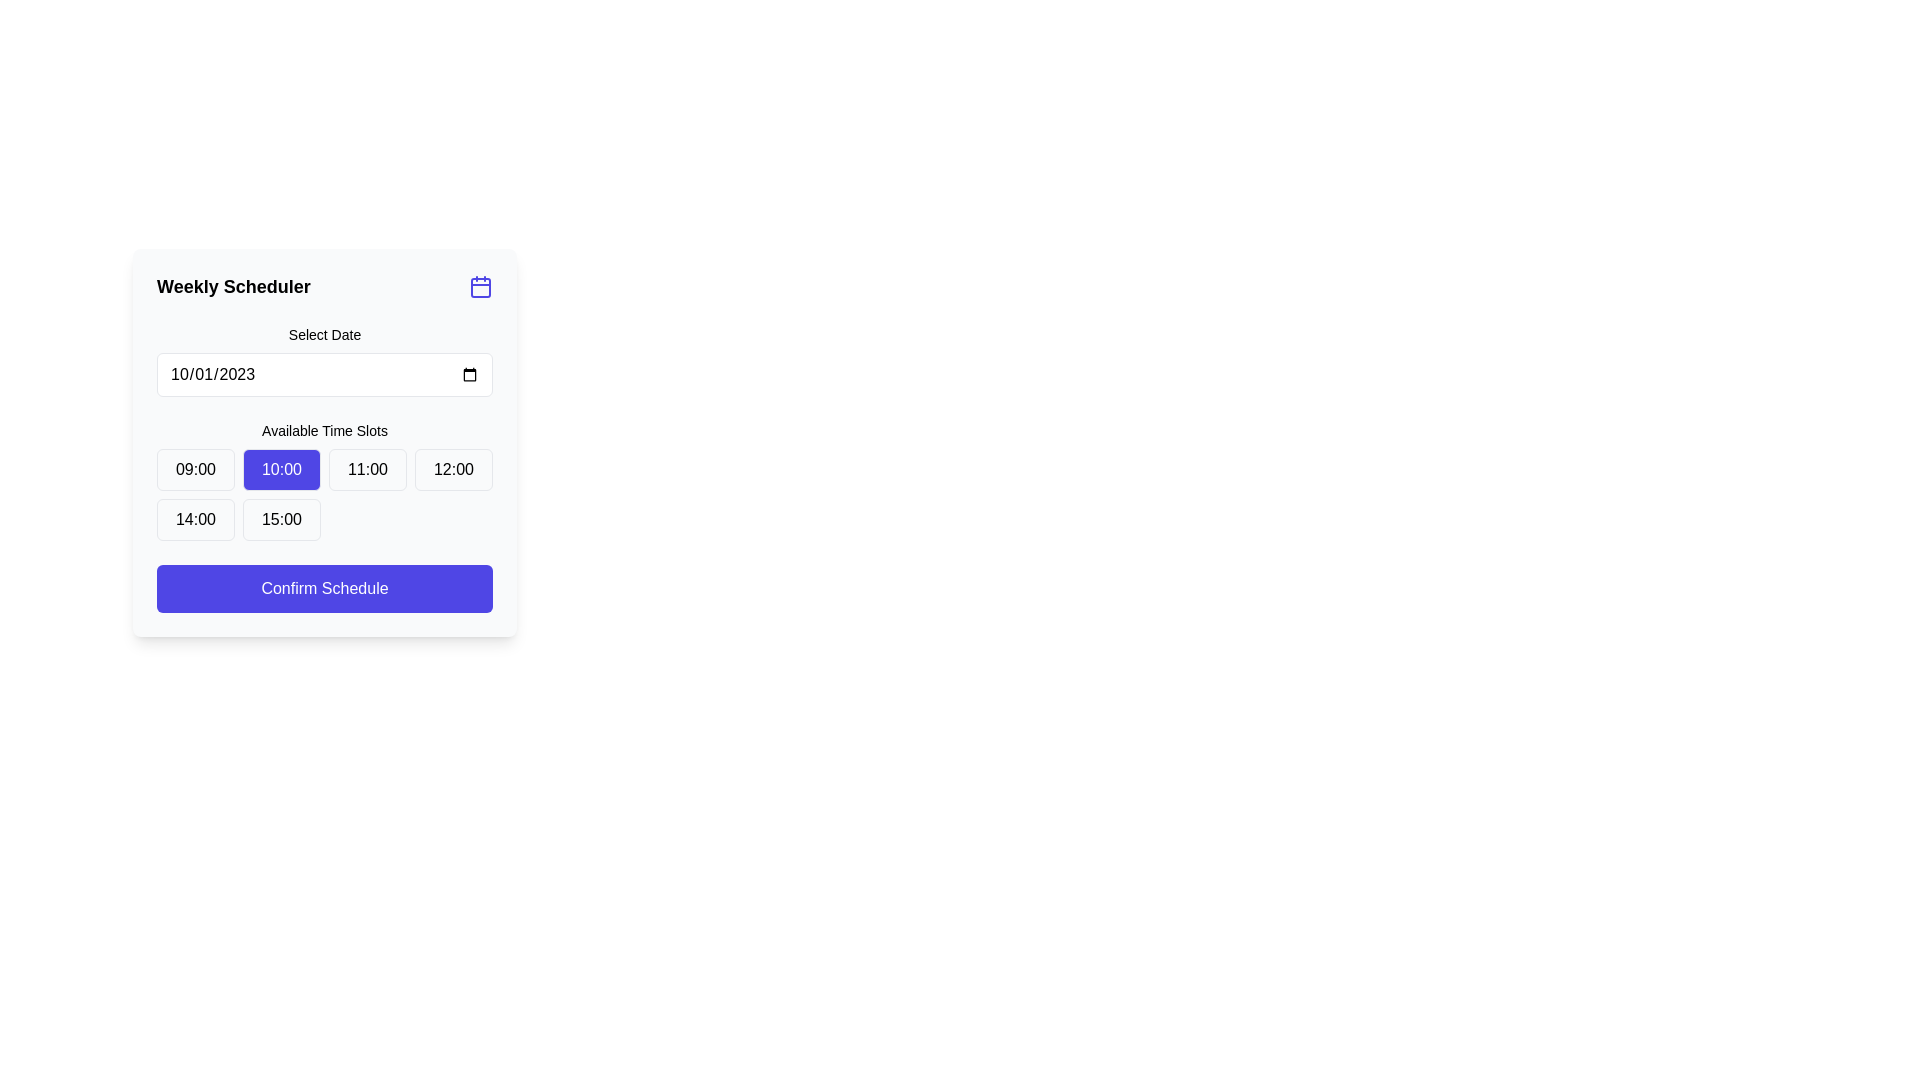 Image resolution: width=1920 pixels, height=1080 pixels. Describe the element at coordinates (325, 494) in the screenshot. I see `the highlighted time slot '10:00' in the grid of available time slots` at that location.